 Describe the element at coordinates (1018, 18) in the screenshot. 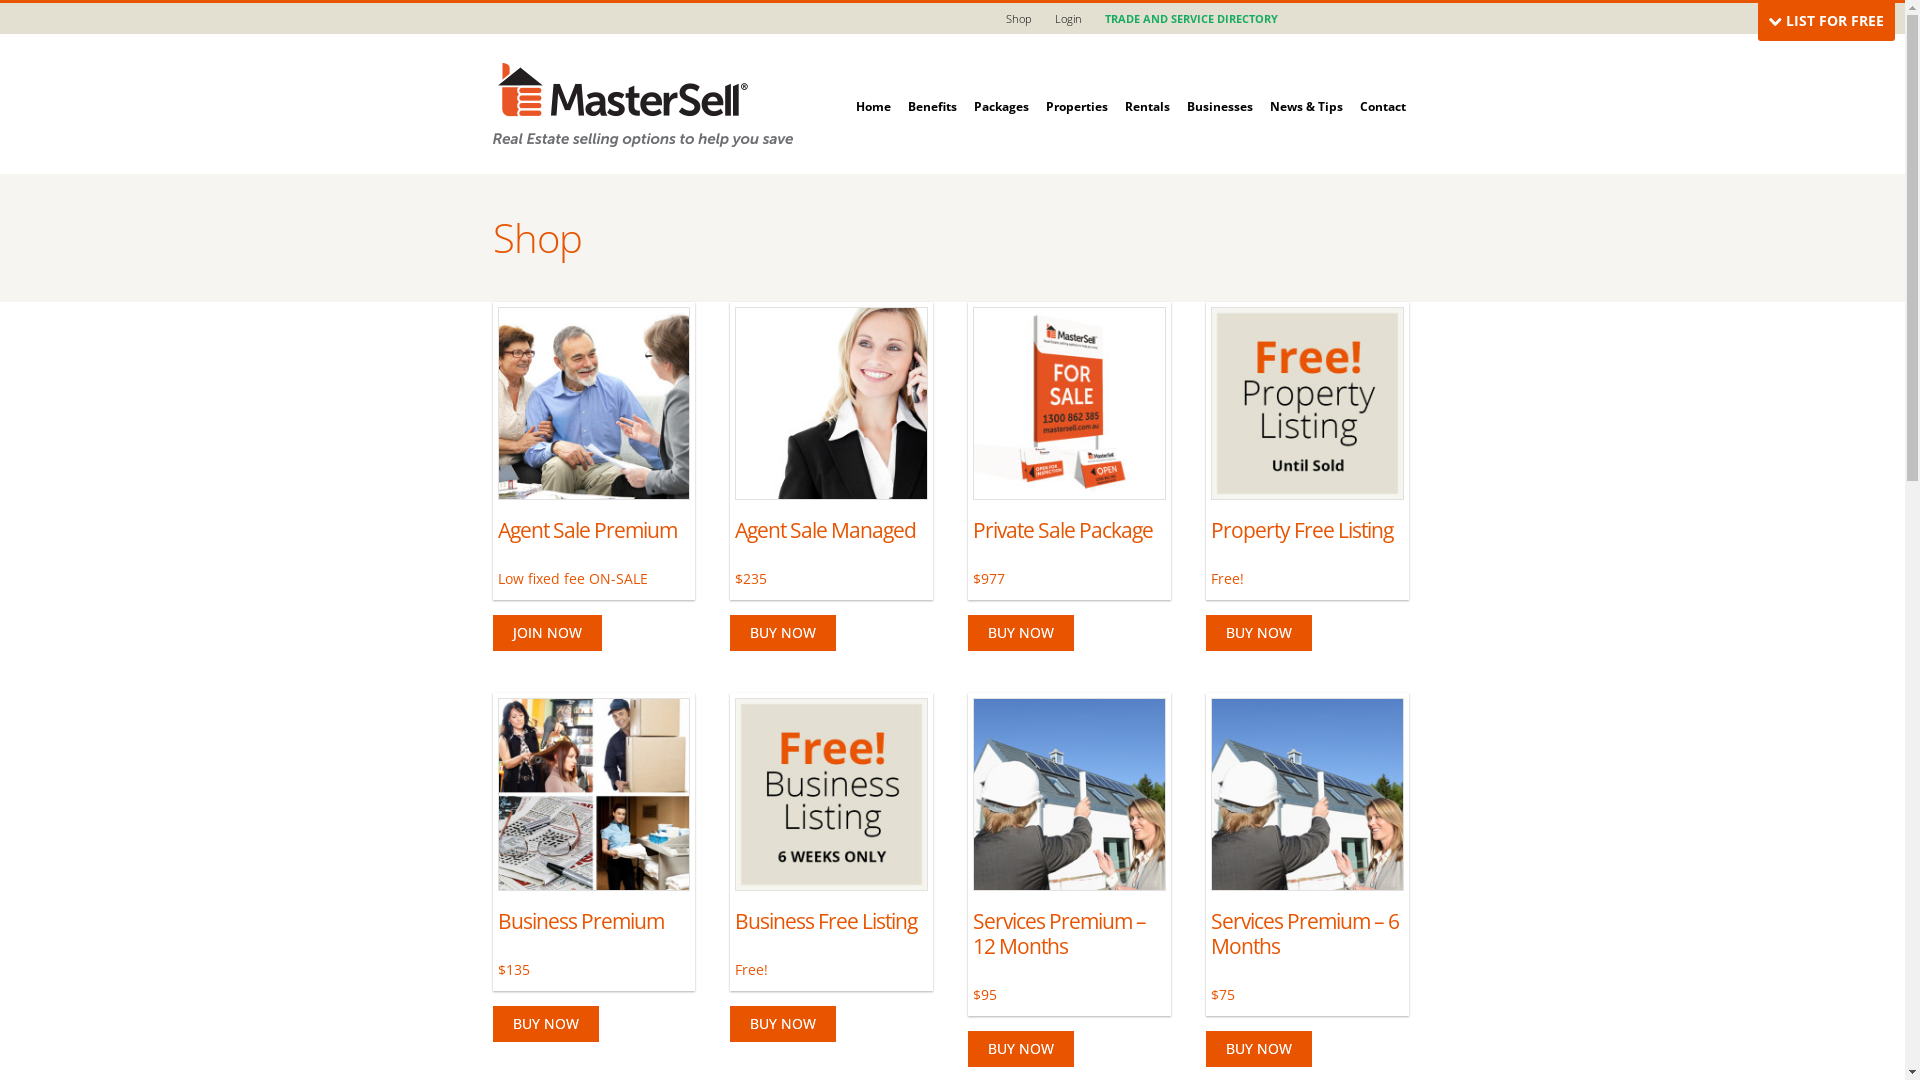

I see `'Shop'` at that location.